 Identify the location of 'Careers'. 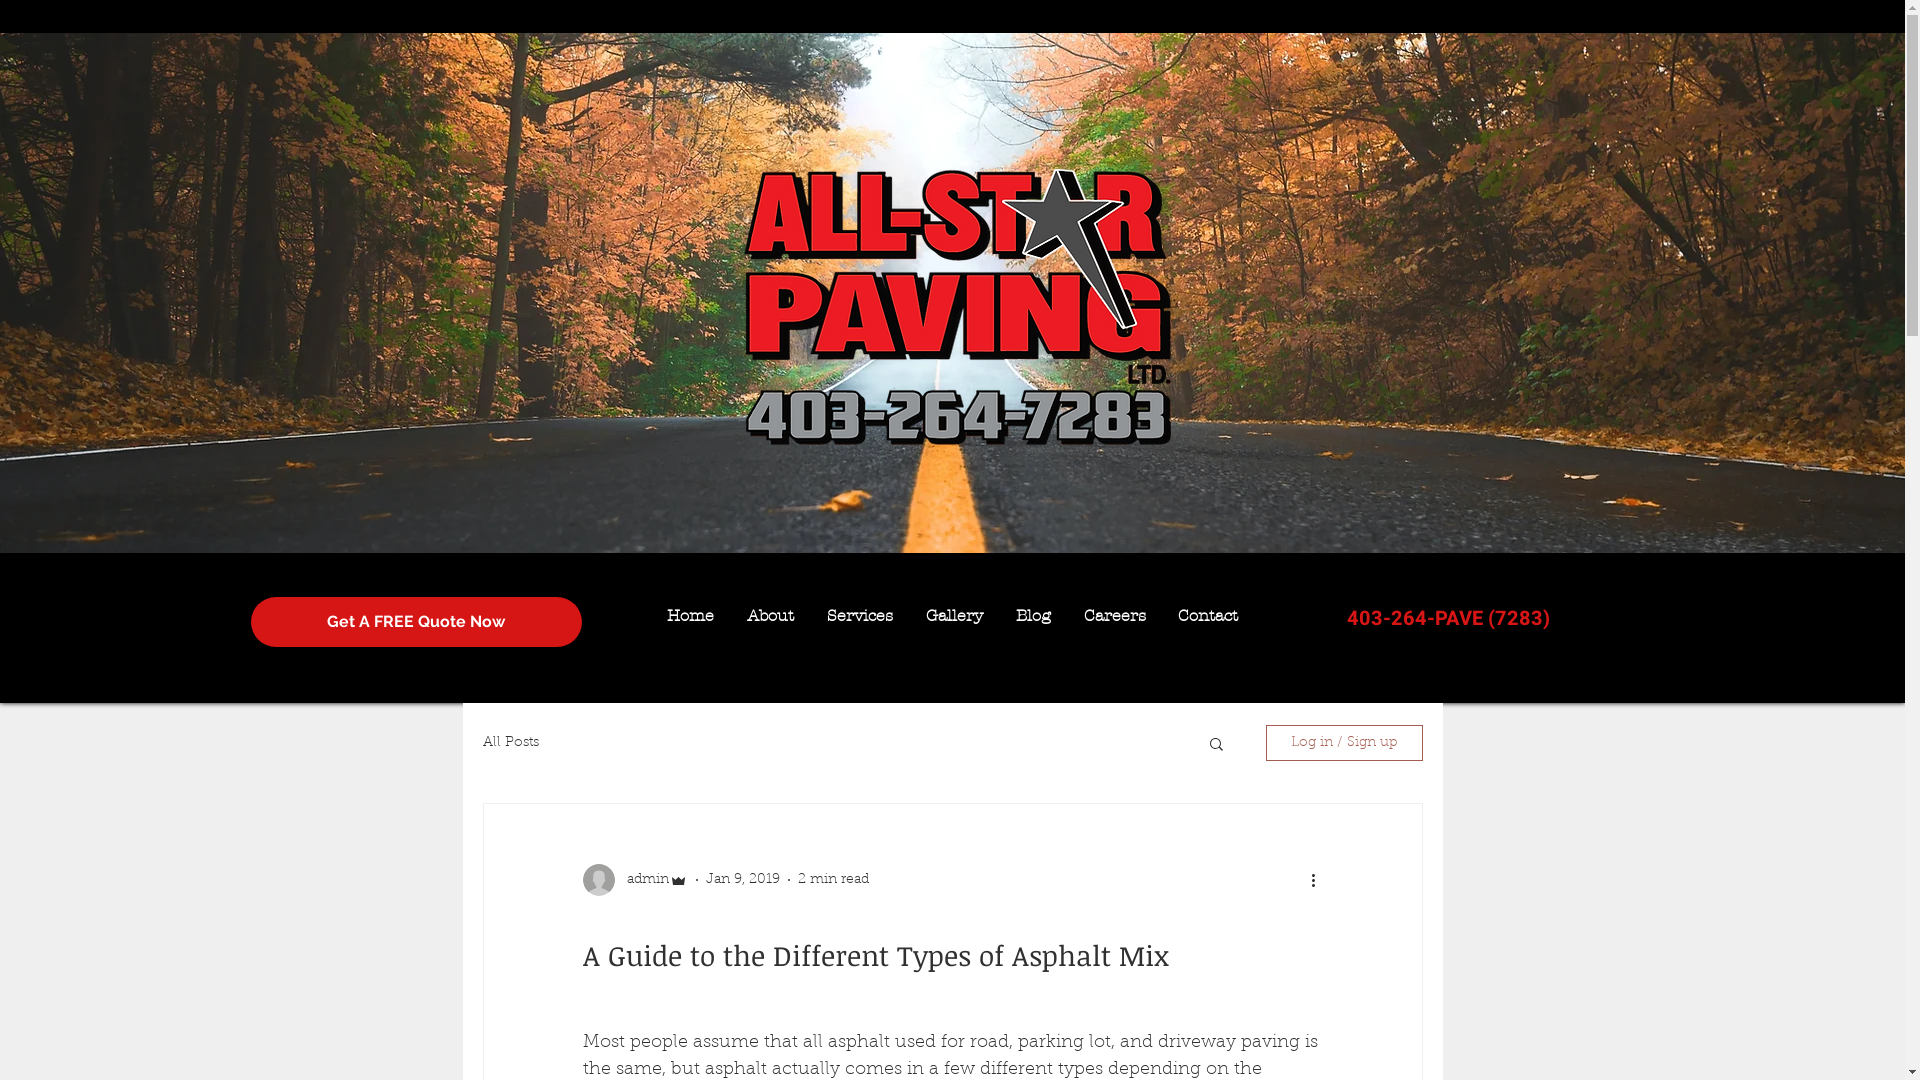
(1113, 614).